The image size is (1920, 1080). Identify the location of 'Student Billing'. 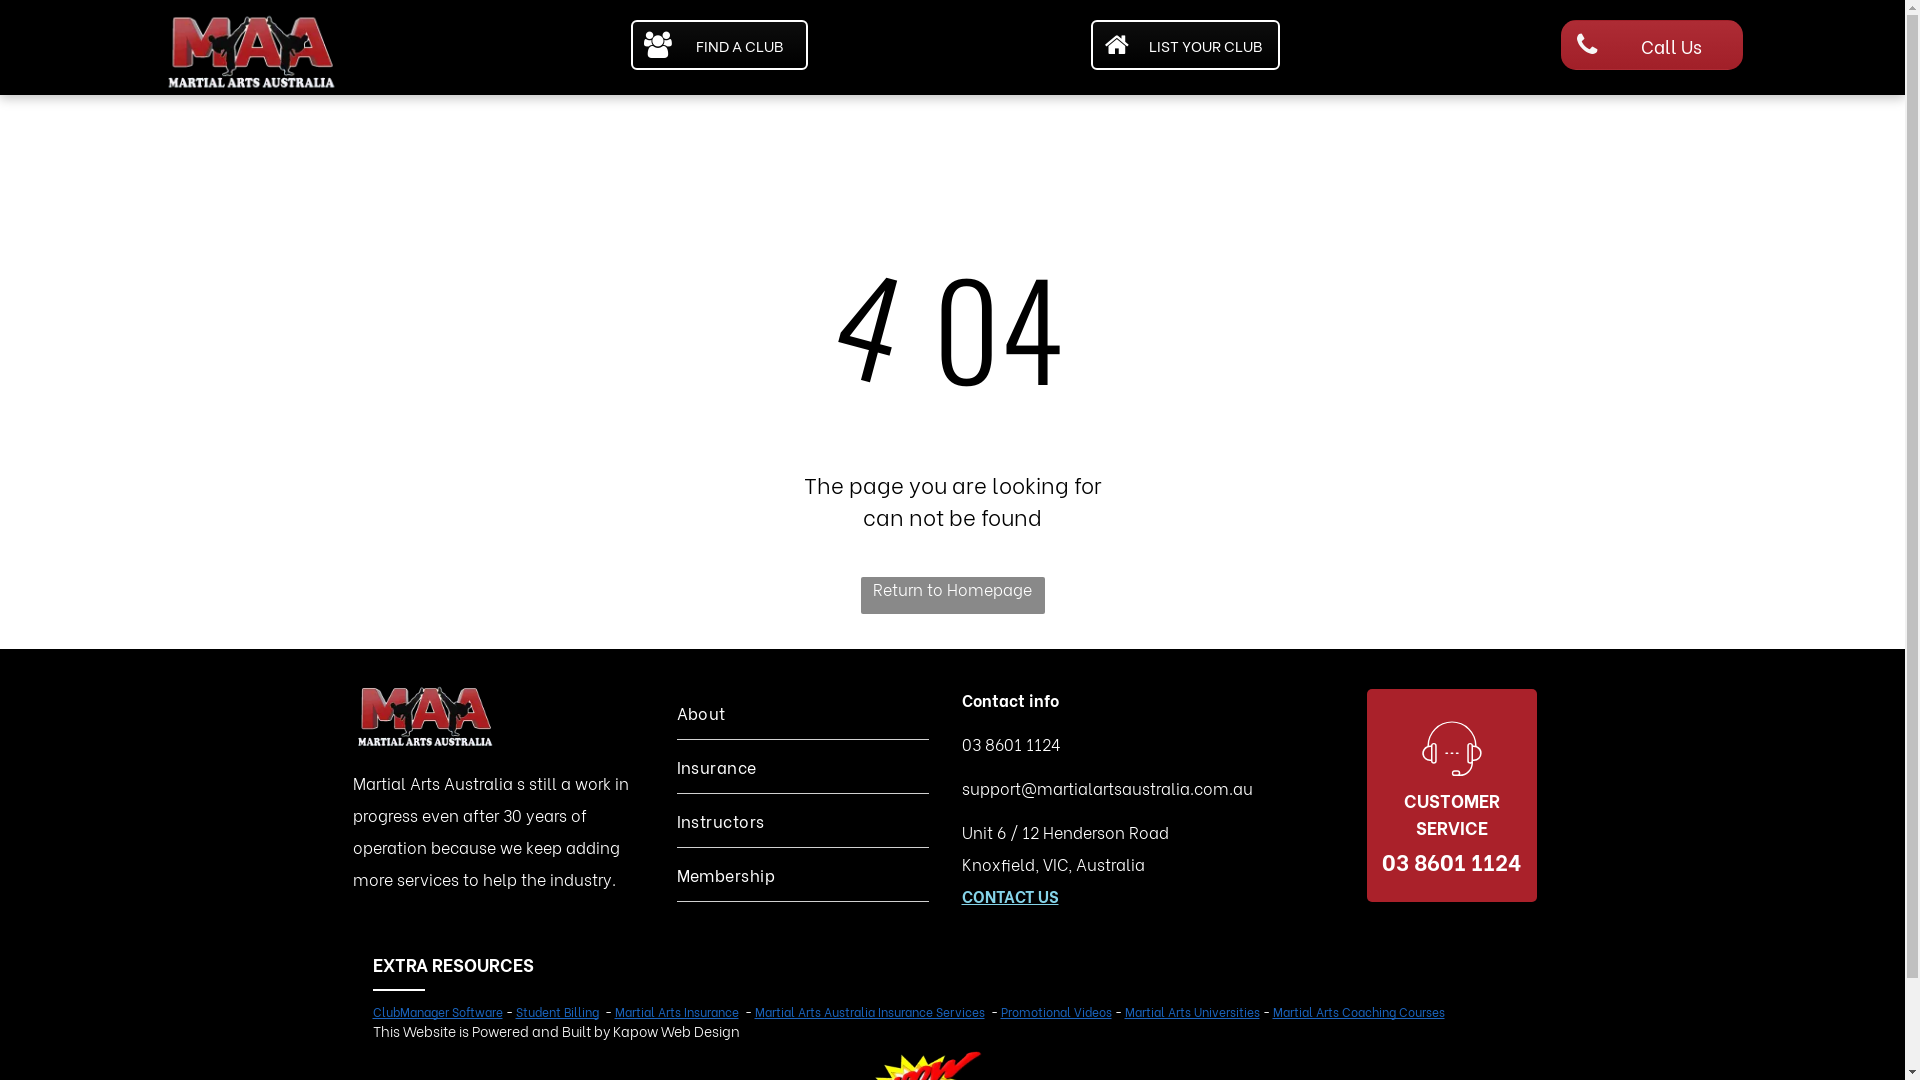
(557, 1011).